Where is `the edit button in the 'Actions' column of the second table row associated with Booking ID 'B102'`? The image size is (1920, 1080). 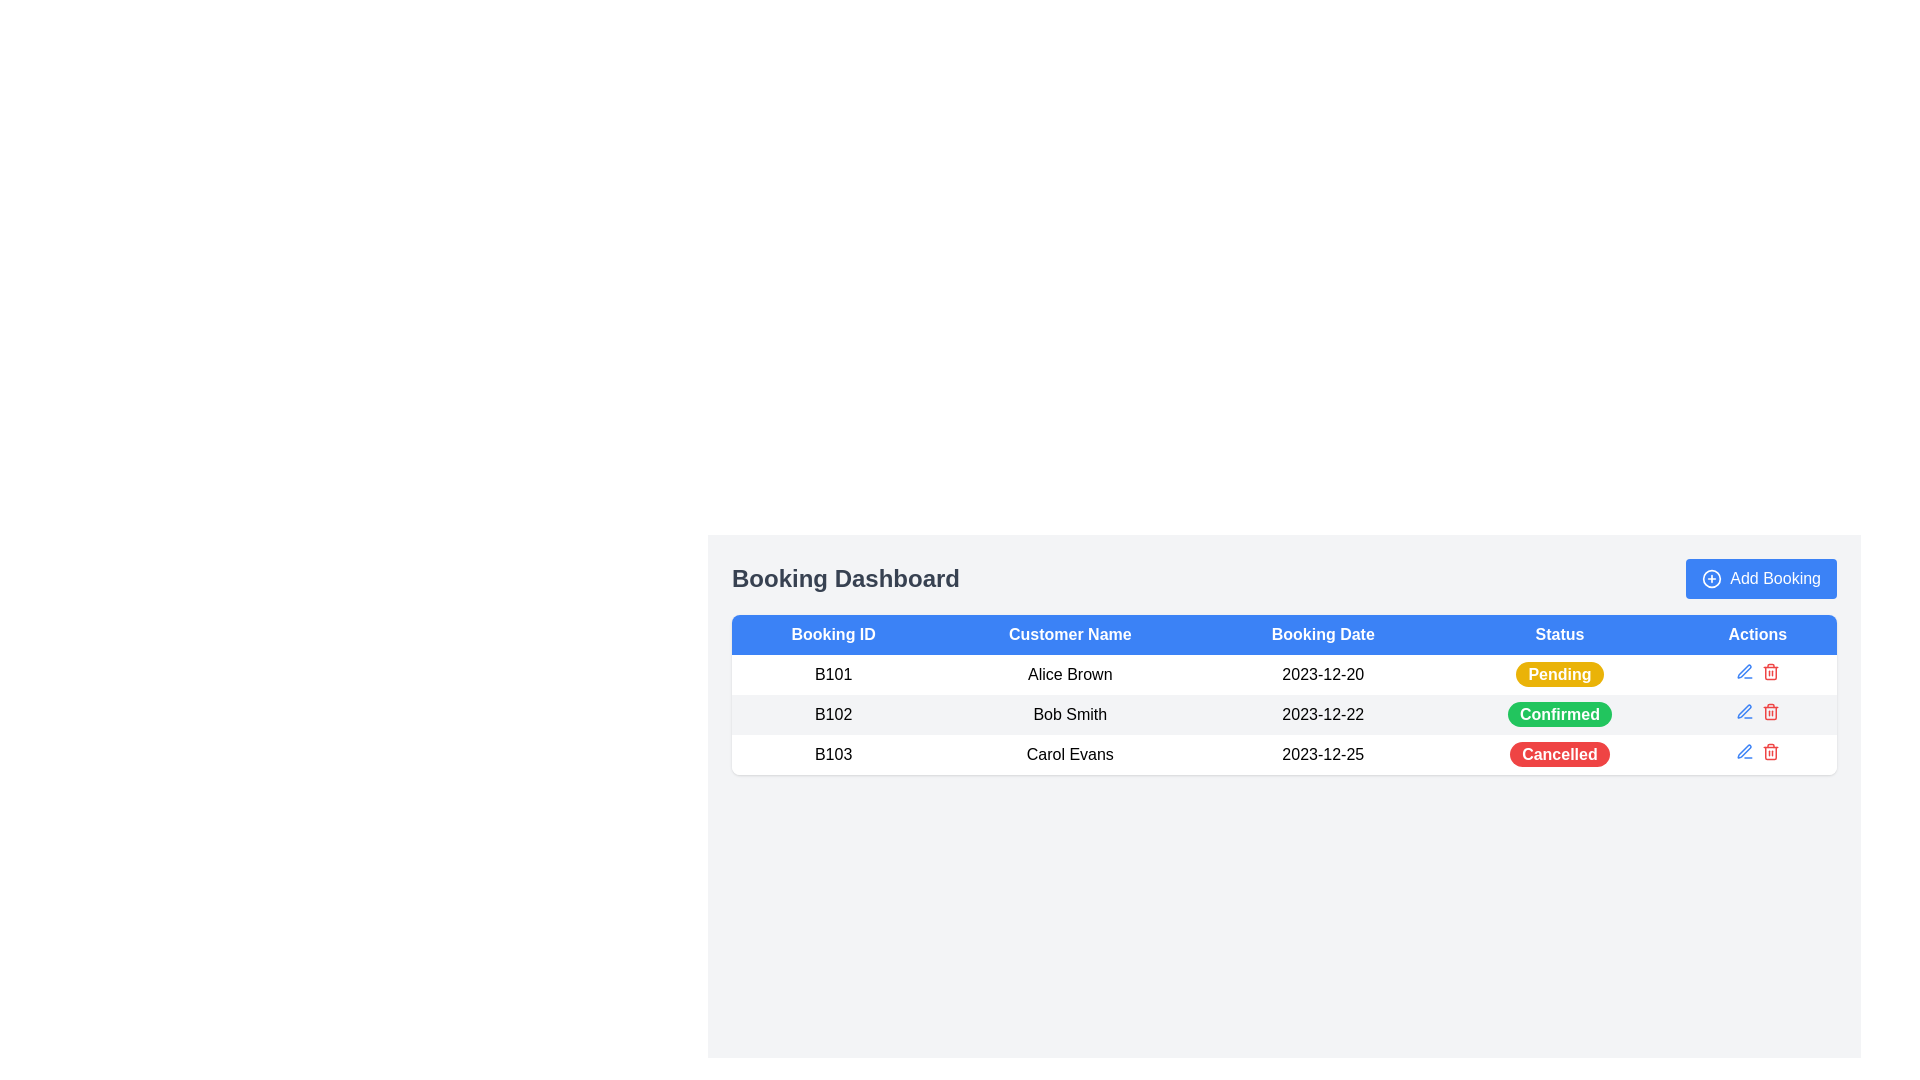
the edit button in the 'Actions' column of the second table row associated with Booking ID 'B102' is located at coordinates (1743, 711).